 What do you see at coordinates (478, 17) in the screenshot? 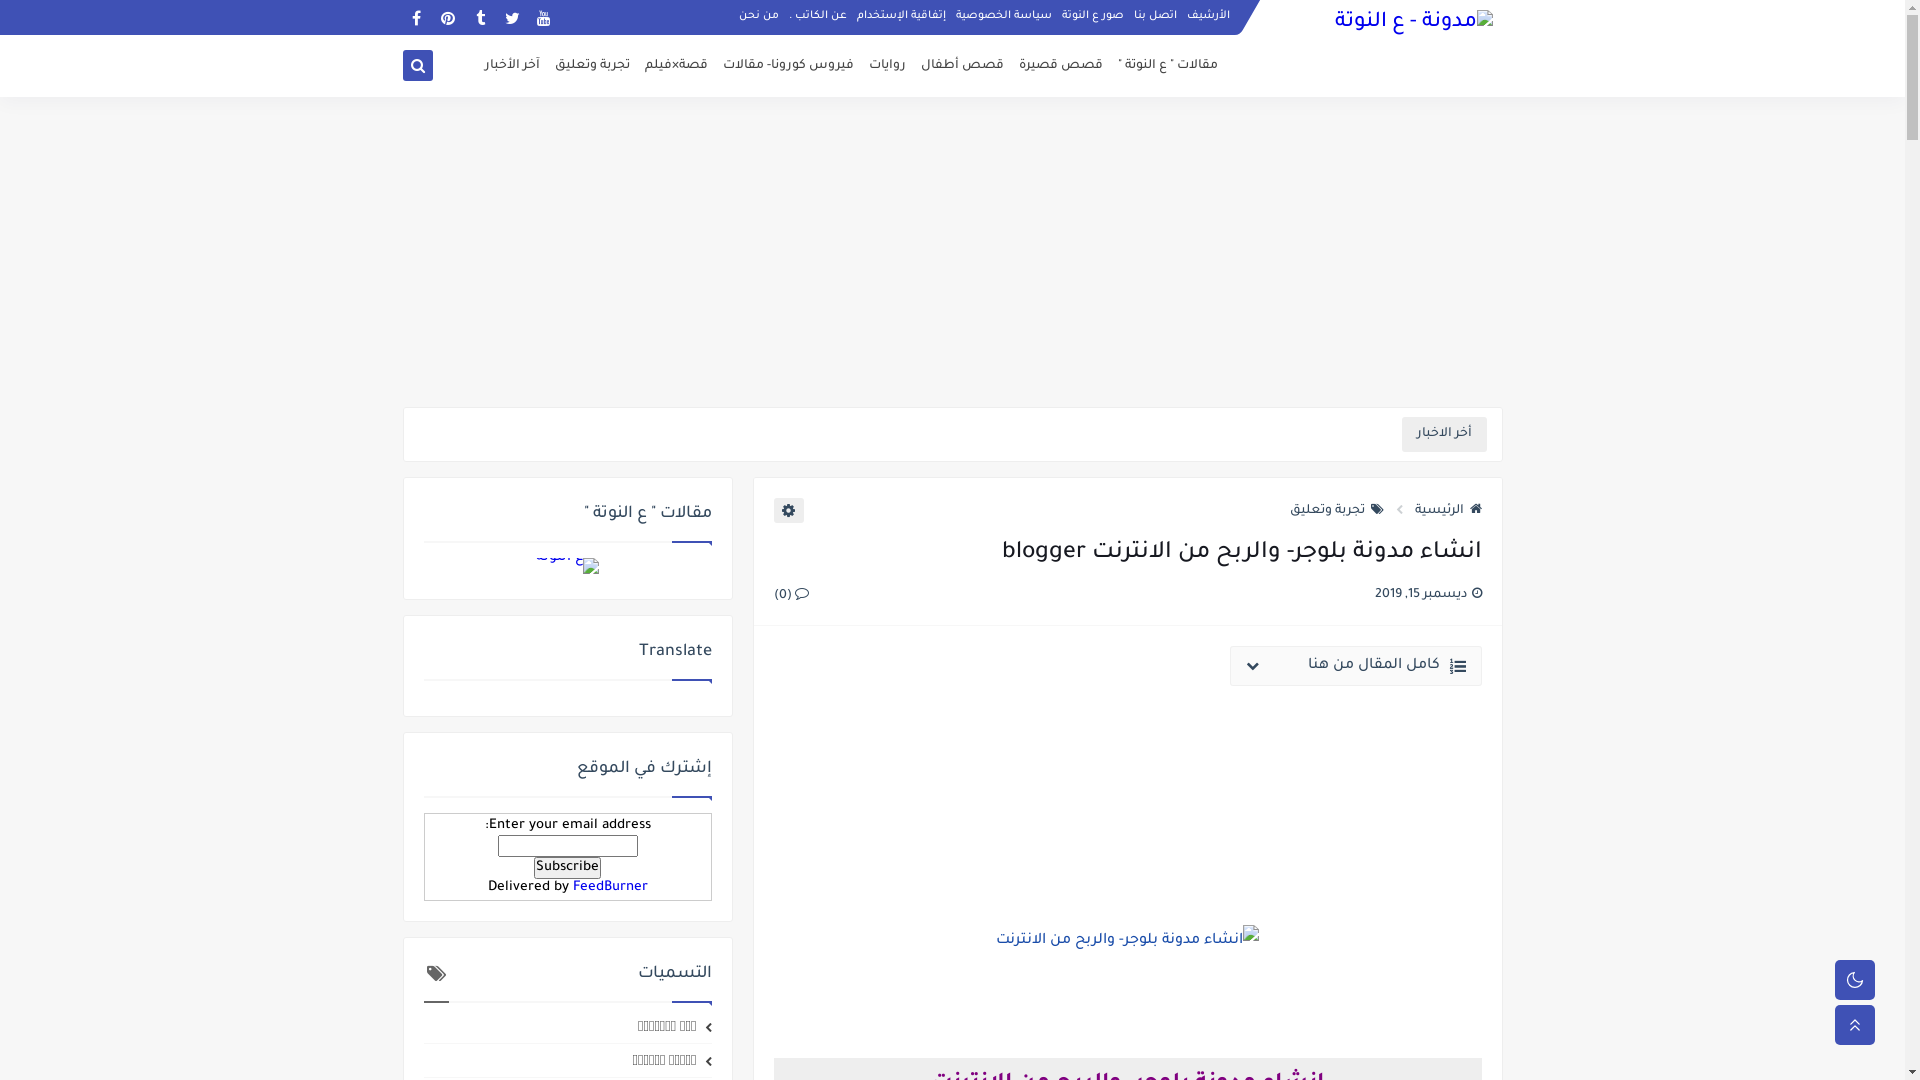
I see `'tumblr'` at bounding box center [478, 17].